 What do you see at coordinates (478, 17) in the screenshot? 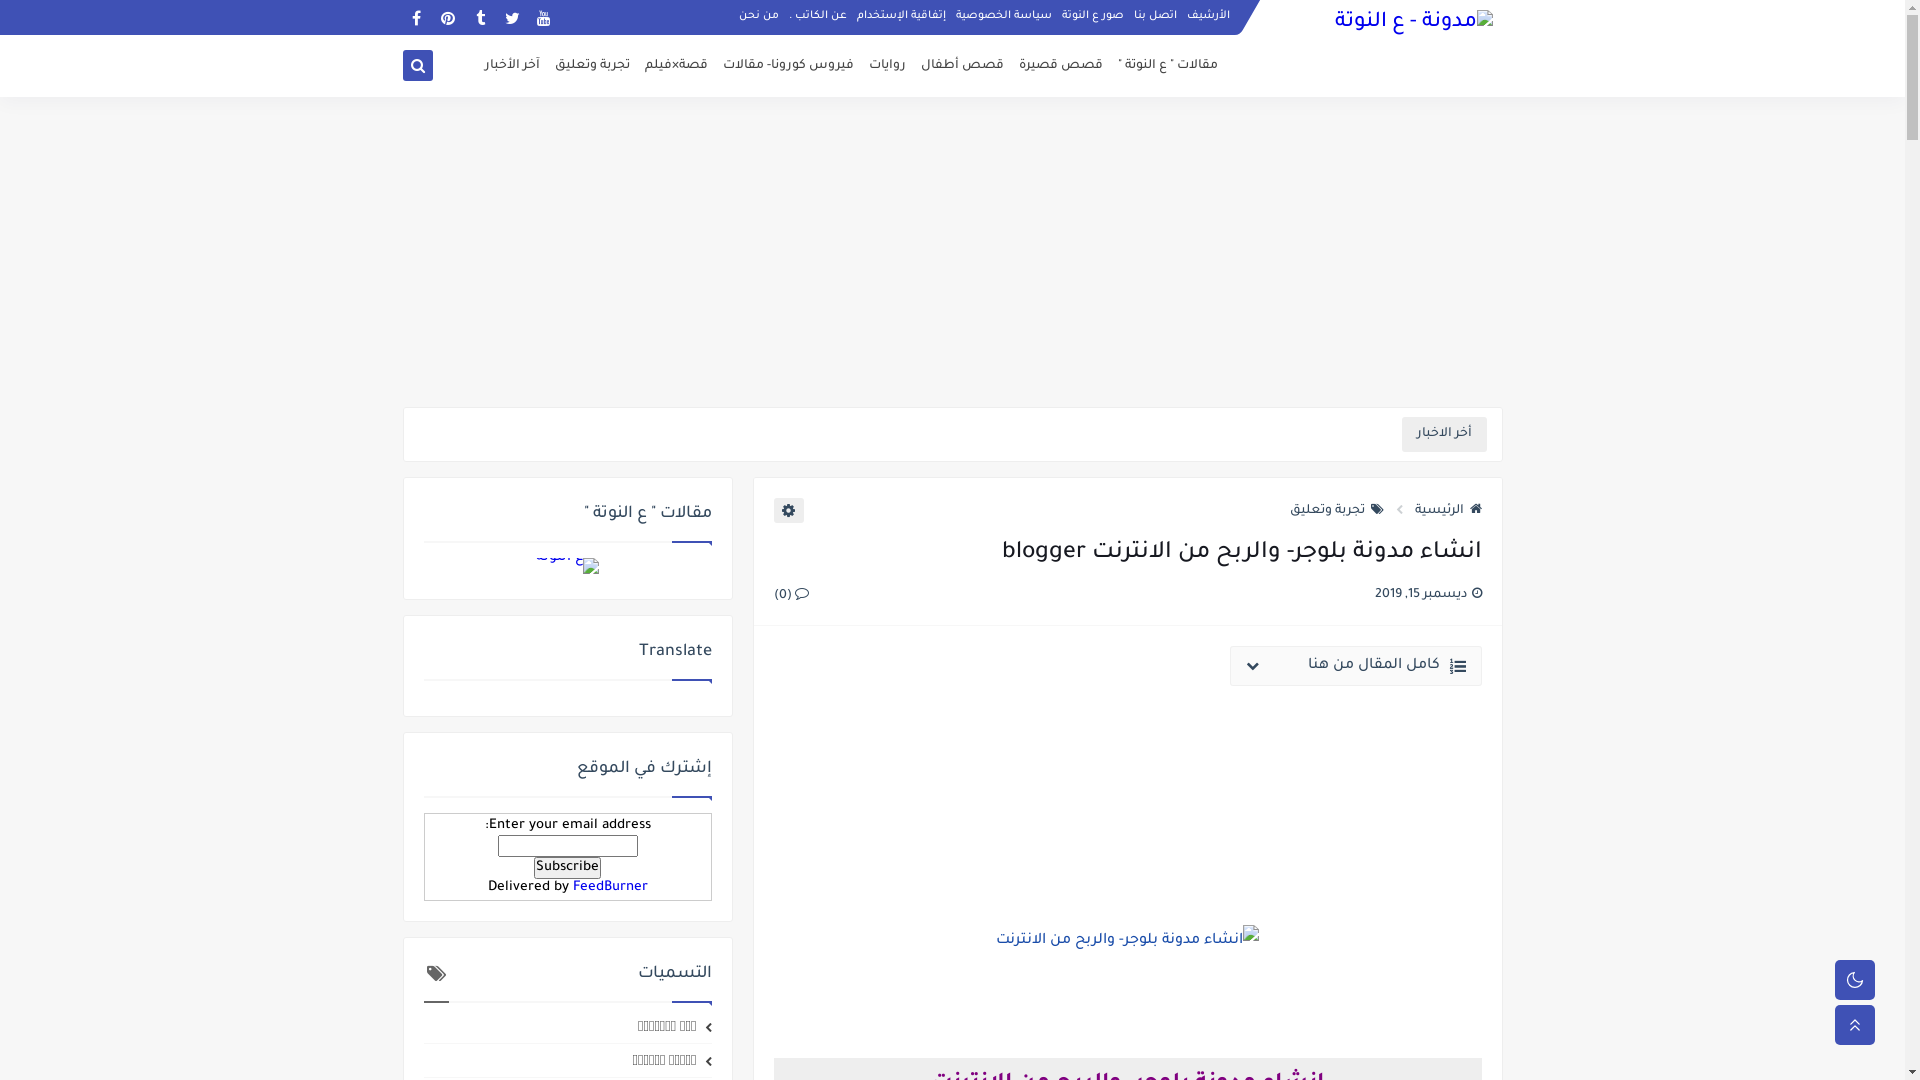
I see `'tumblr'` at bounding box center [478, 17].